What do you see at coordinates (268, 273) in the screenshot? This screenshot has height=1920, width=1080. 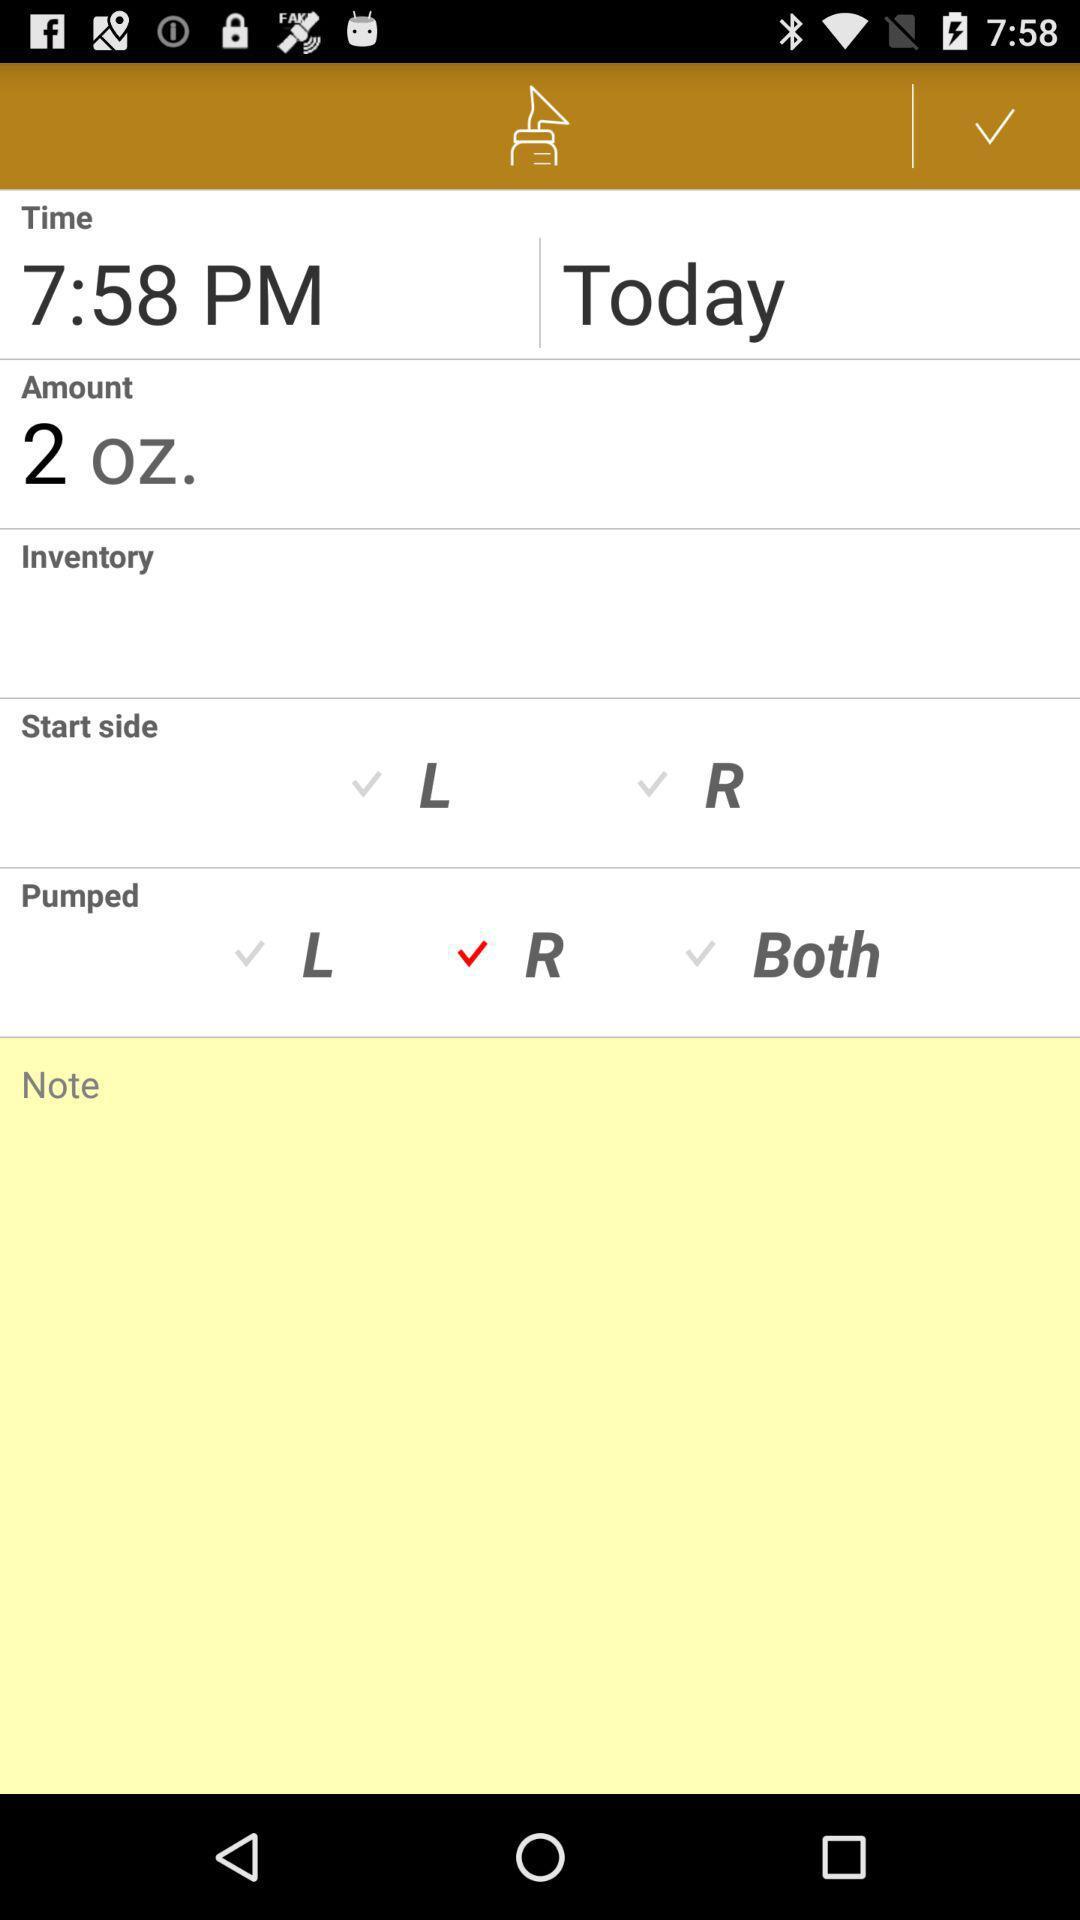 I see `present time` at bounding box center [268, 273].